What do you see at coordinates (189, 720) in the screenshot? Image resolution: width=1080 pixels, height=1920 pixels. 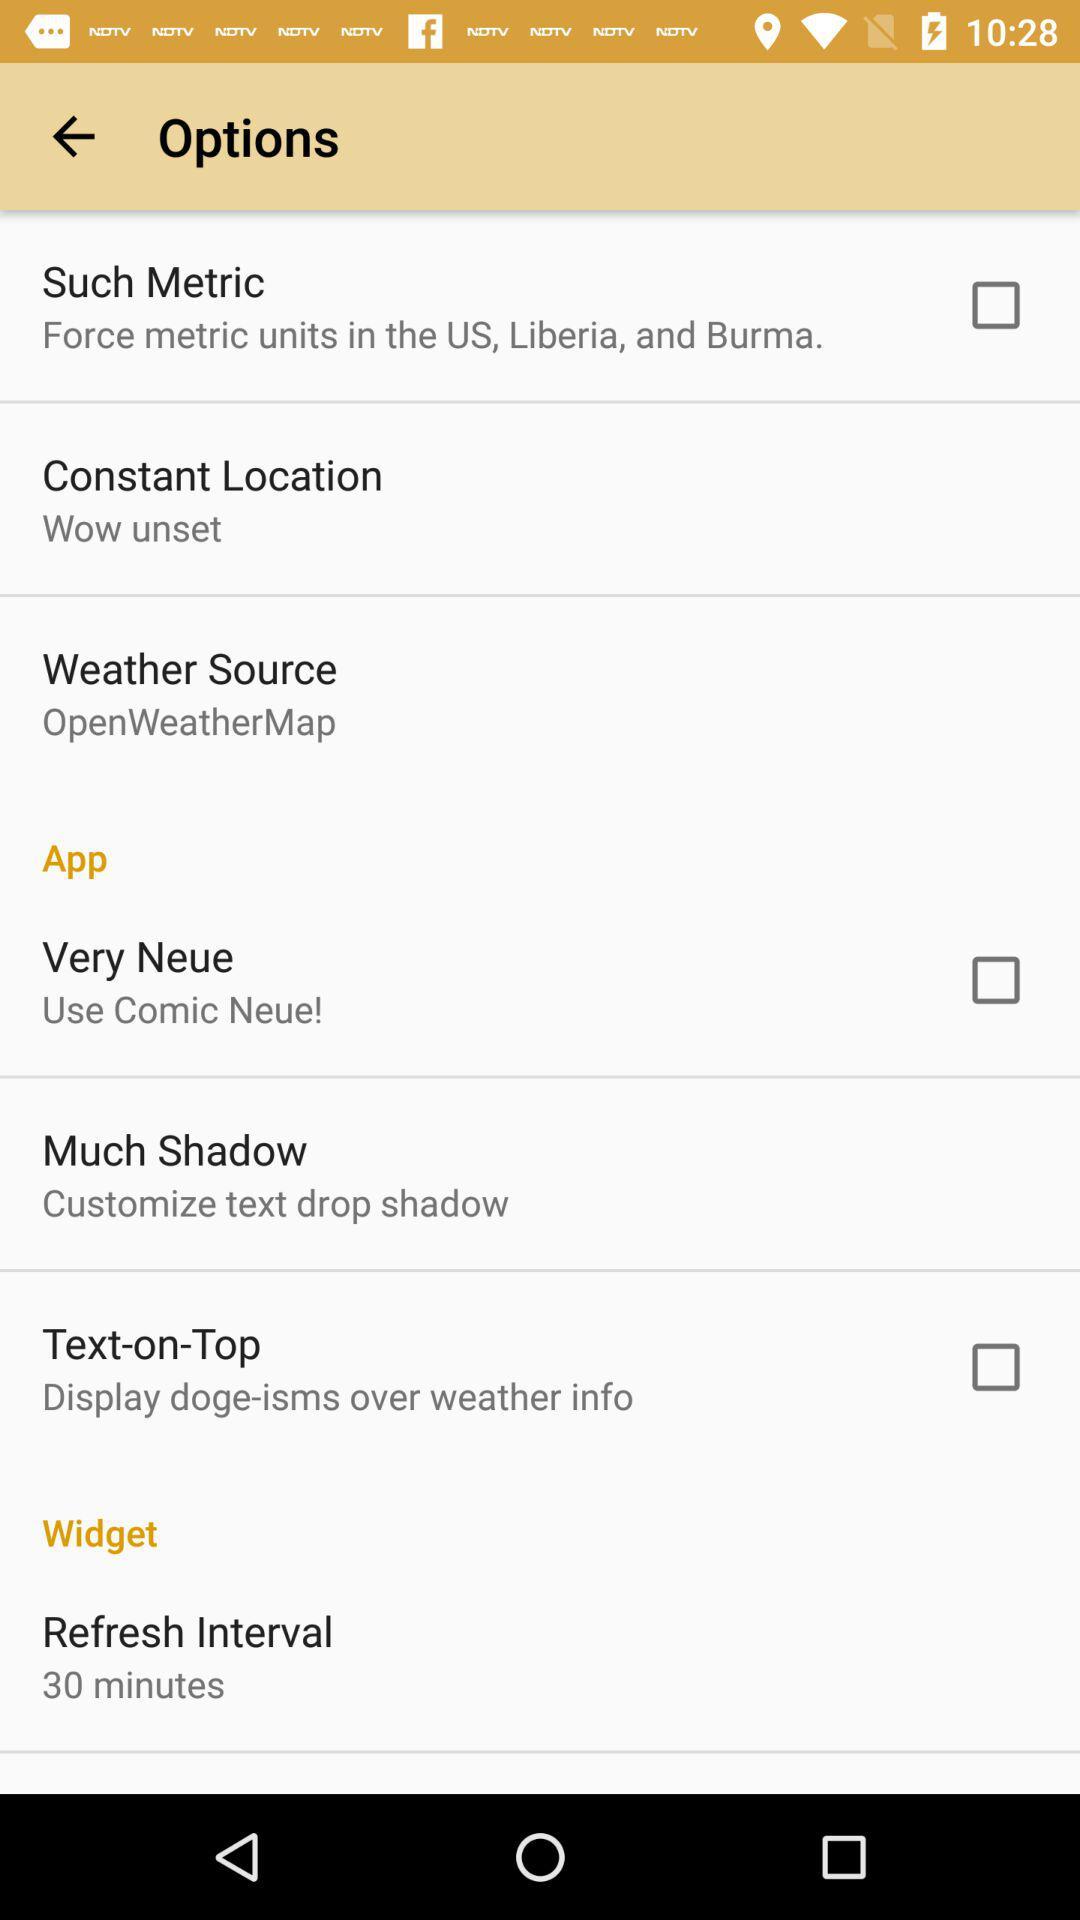 I see `openweathermap` at bounding box center [189, 720].